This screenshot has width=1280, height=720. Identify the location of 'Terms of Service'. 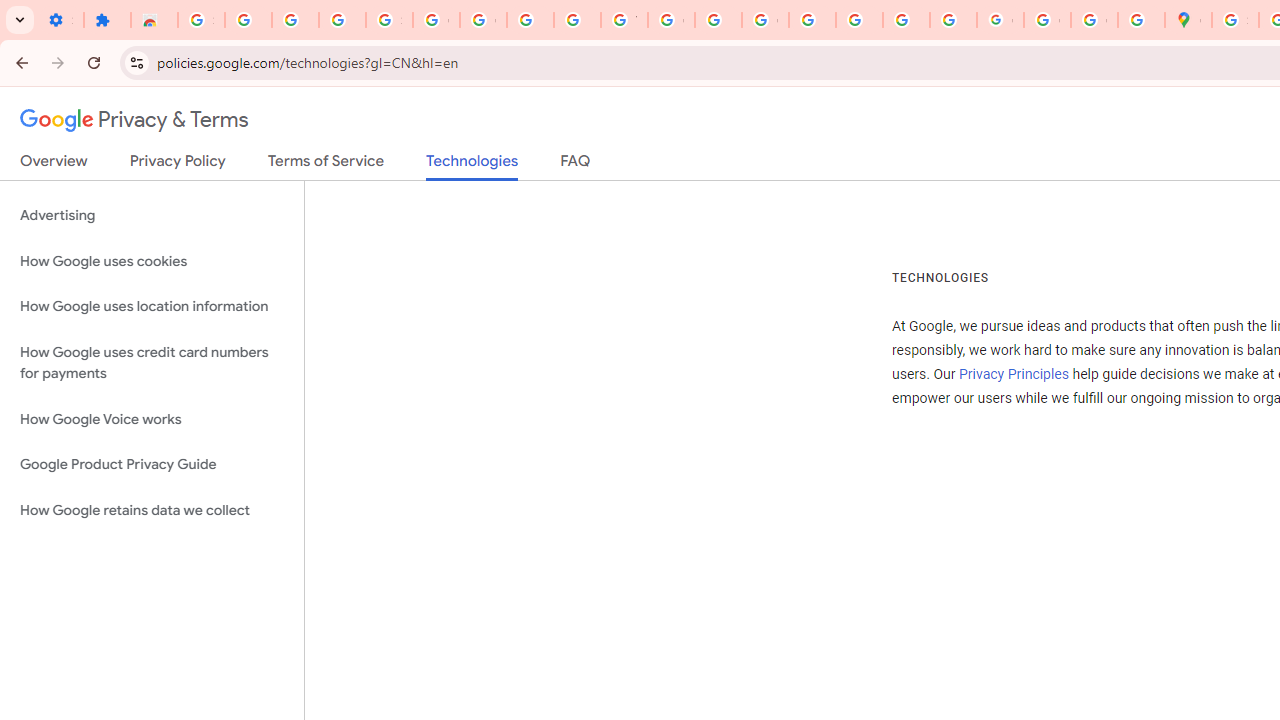
(326, 164).